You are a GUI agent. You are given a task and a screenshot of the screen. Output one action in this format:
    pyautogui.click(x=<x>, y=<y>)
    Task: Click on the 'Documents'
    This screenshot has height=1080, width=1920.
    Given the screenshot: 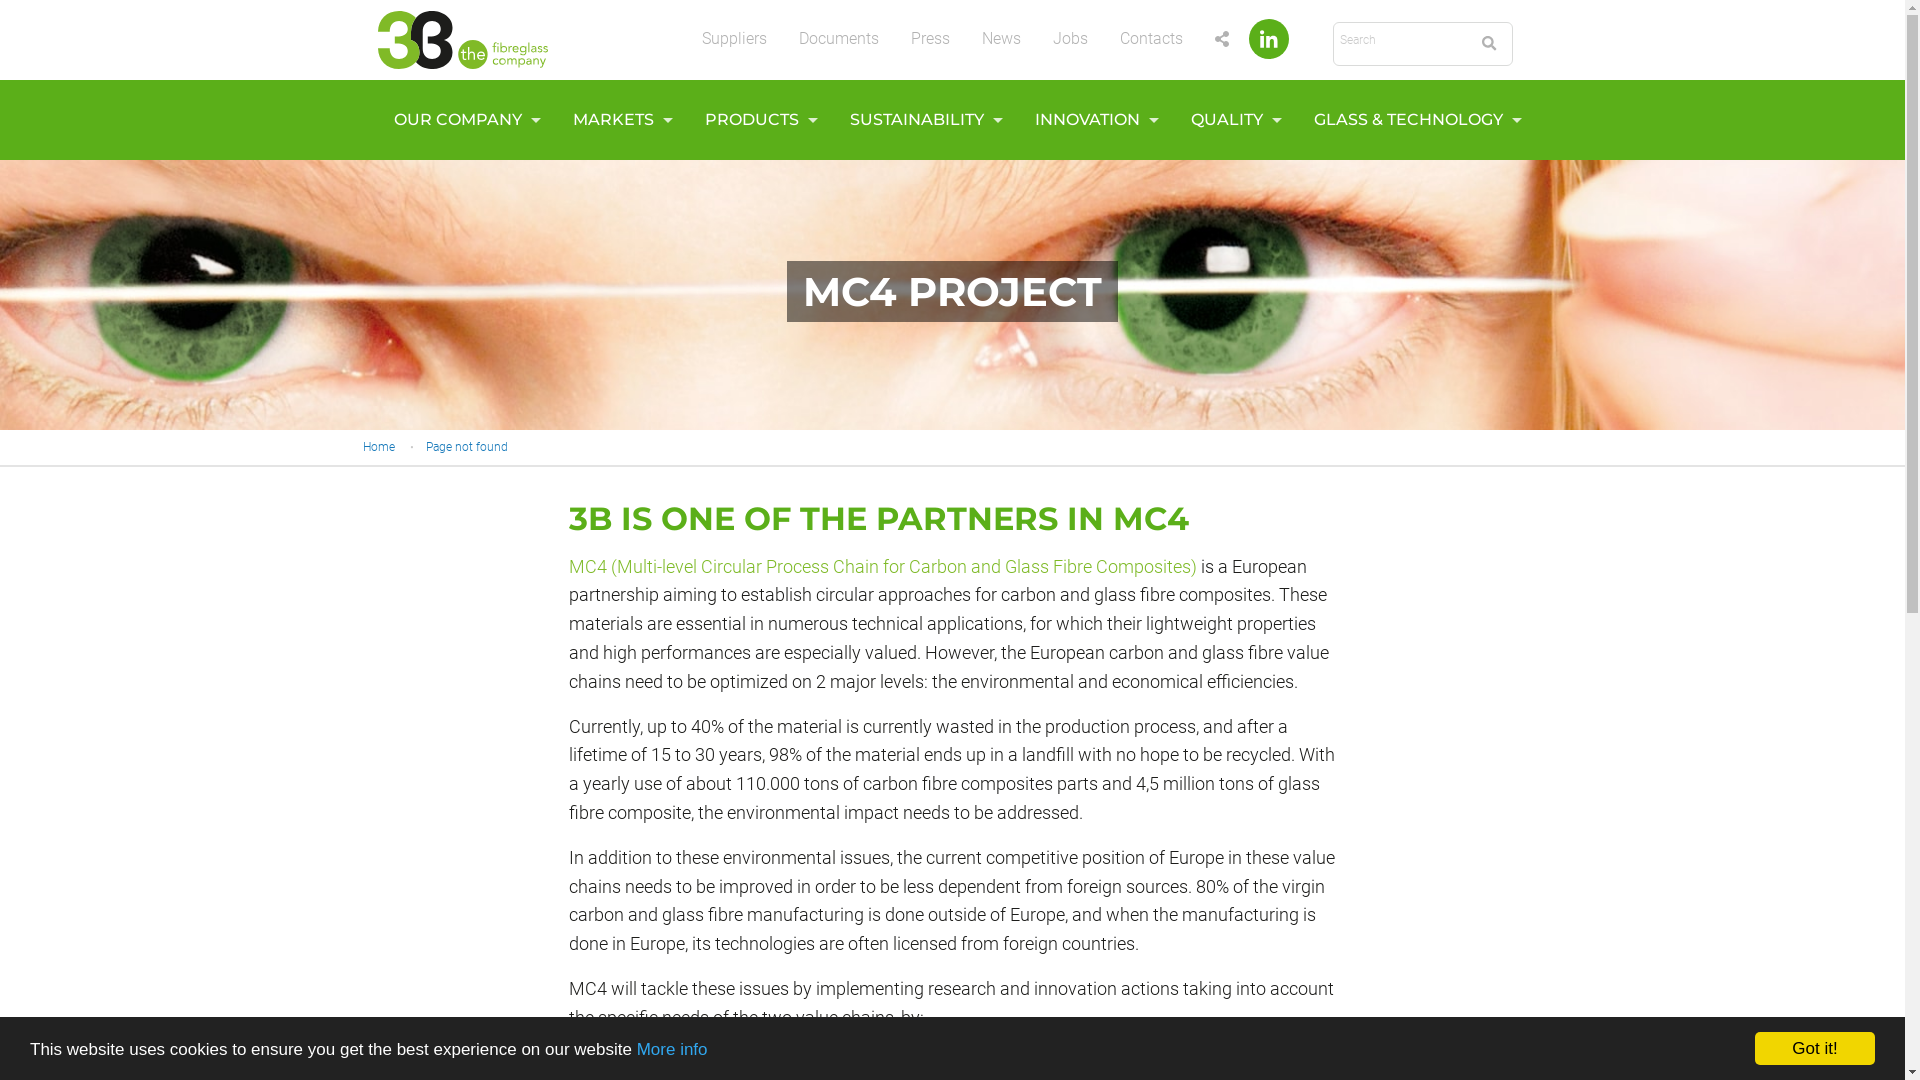 What is the action you would take?
    pyautogui.click(x=838, y=38)
    